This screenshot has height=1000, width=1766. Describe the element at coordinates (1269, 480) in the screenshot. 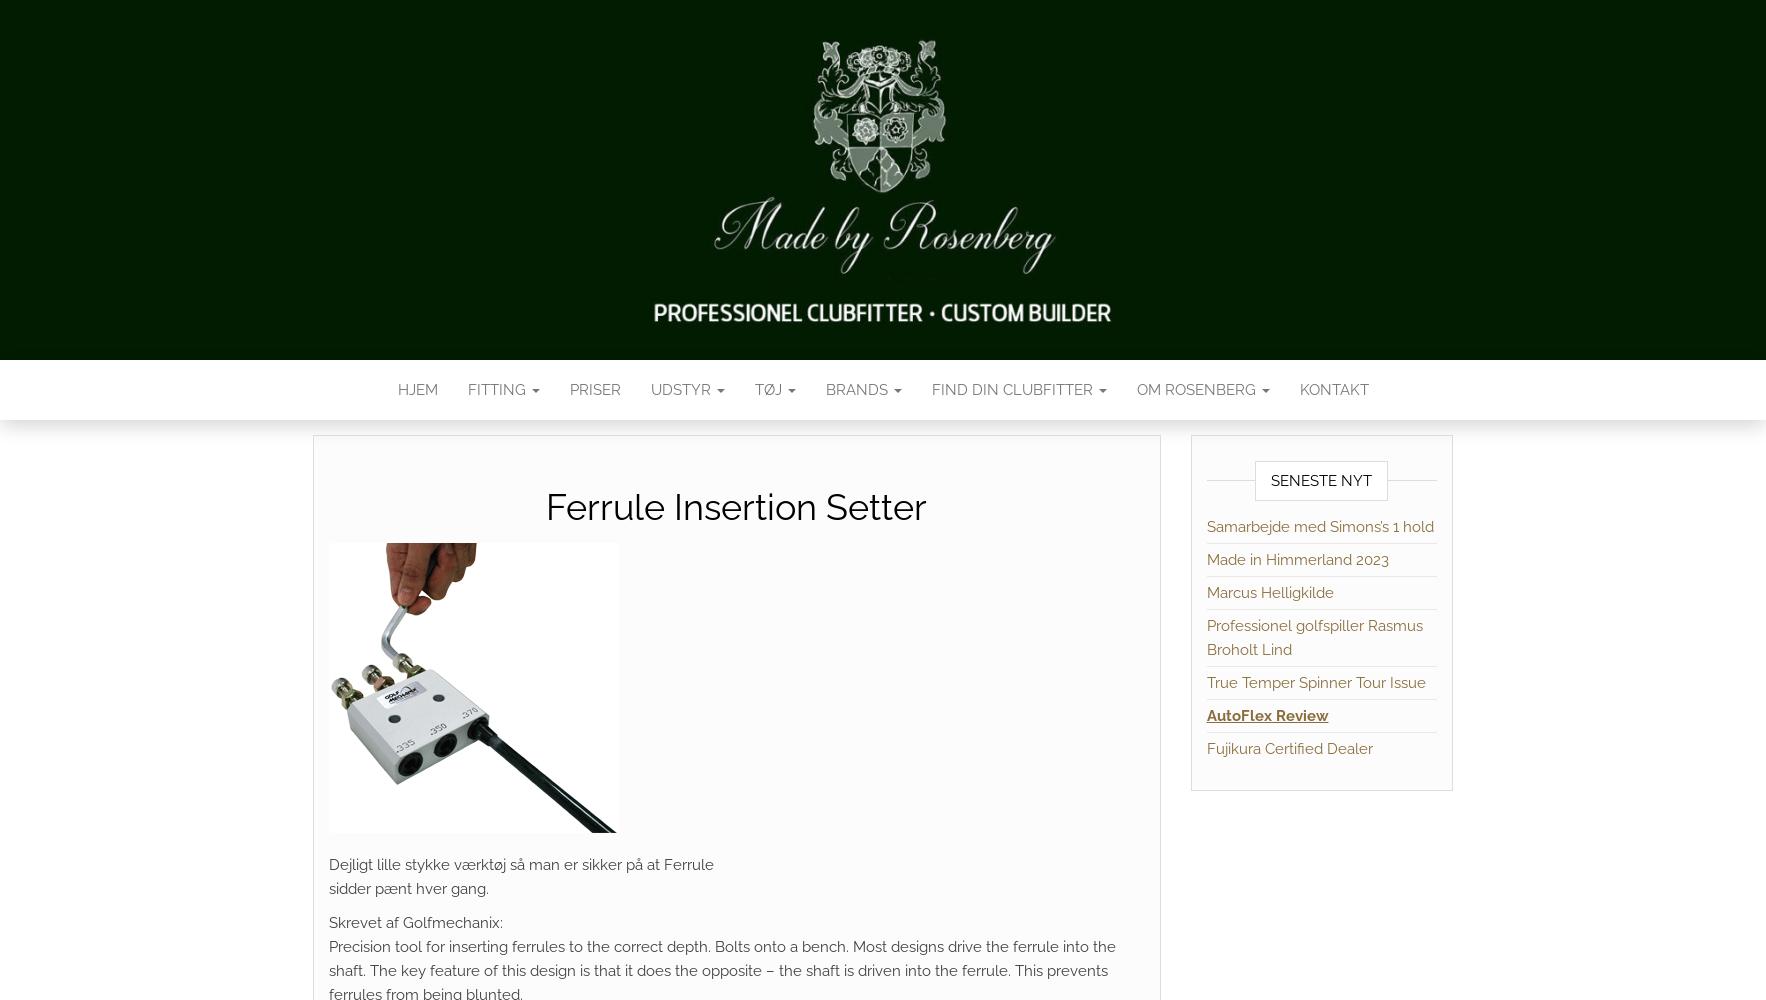

I see `'SENESTE NYT'` at that location.